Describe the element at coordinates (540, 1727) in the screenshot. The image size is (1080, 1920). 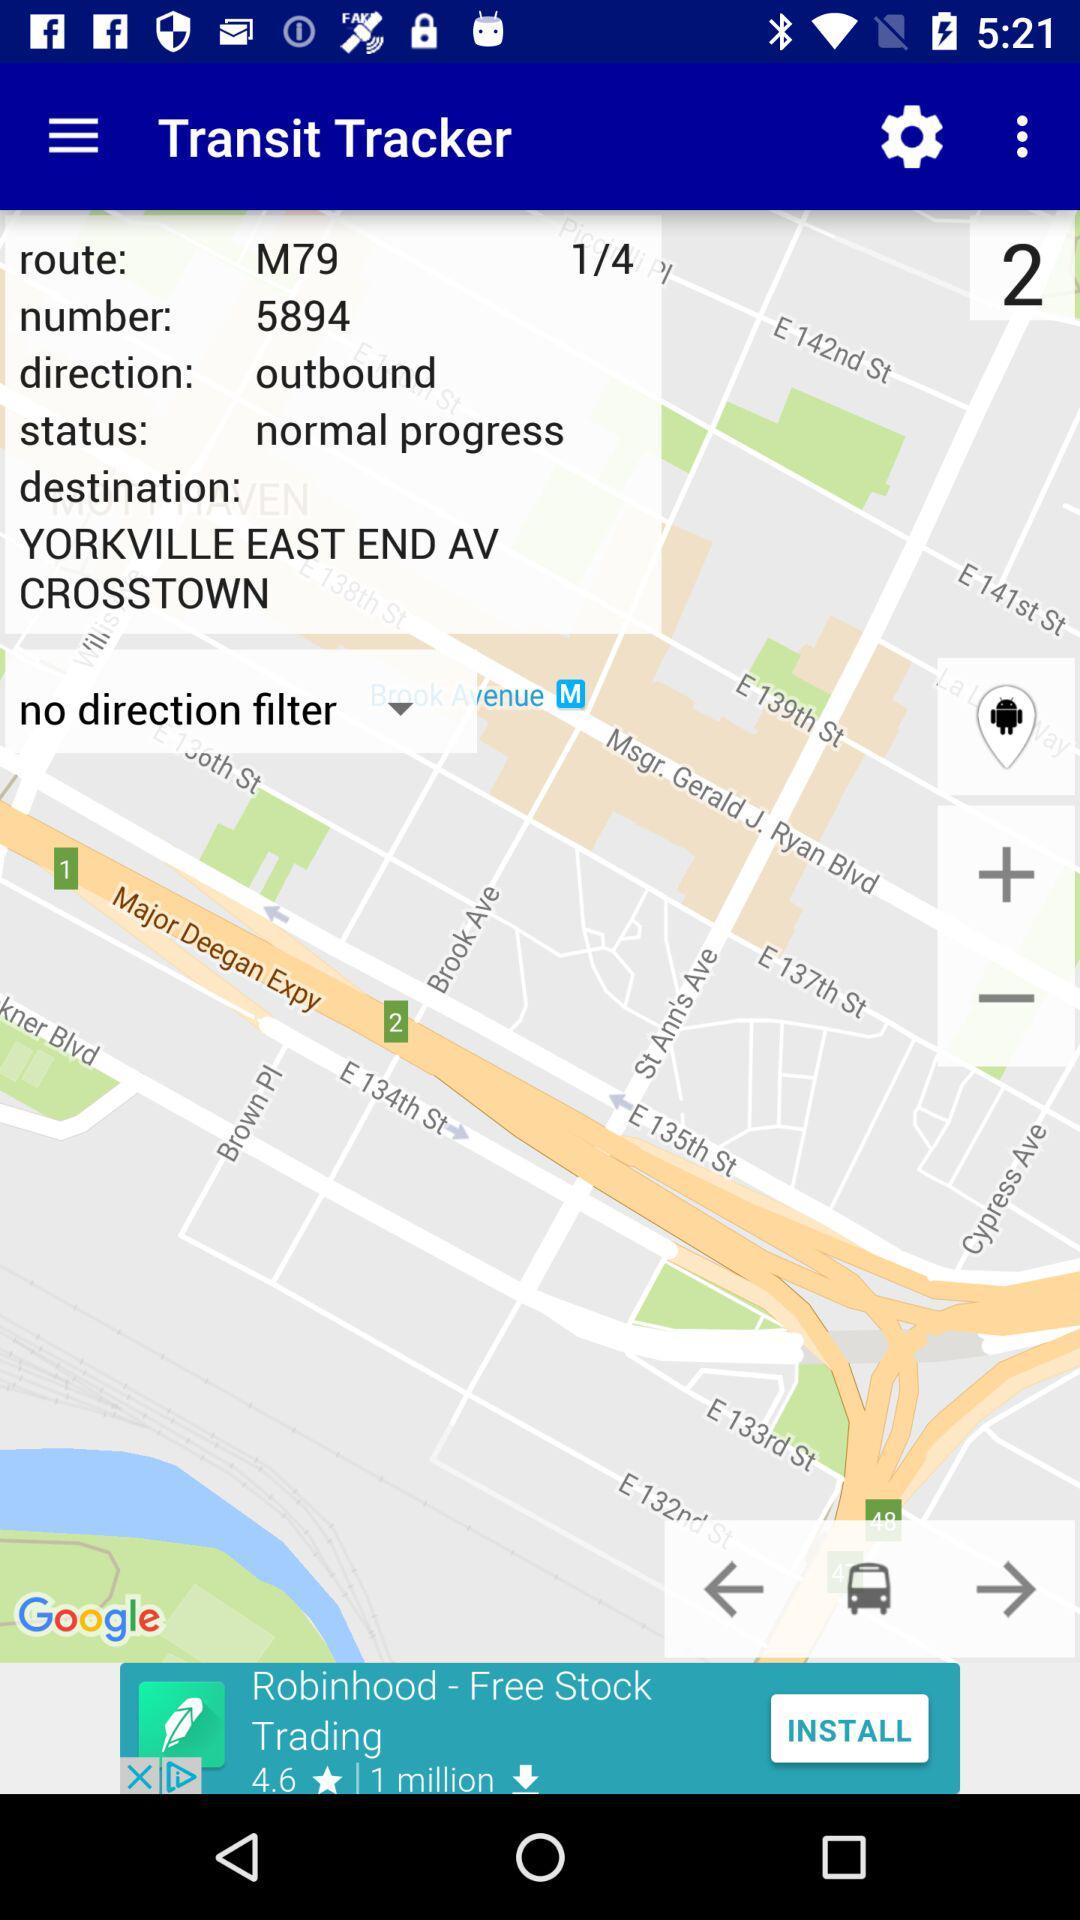
I see `advertisement` at that location.